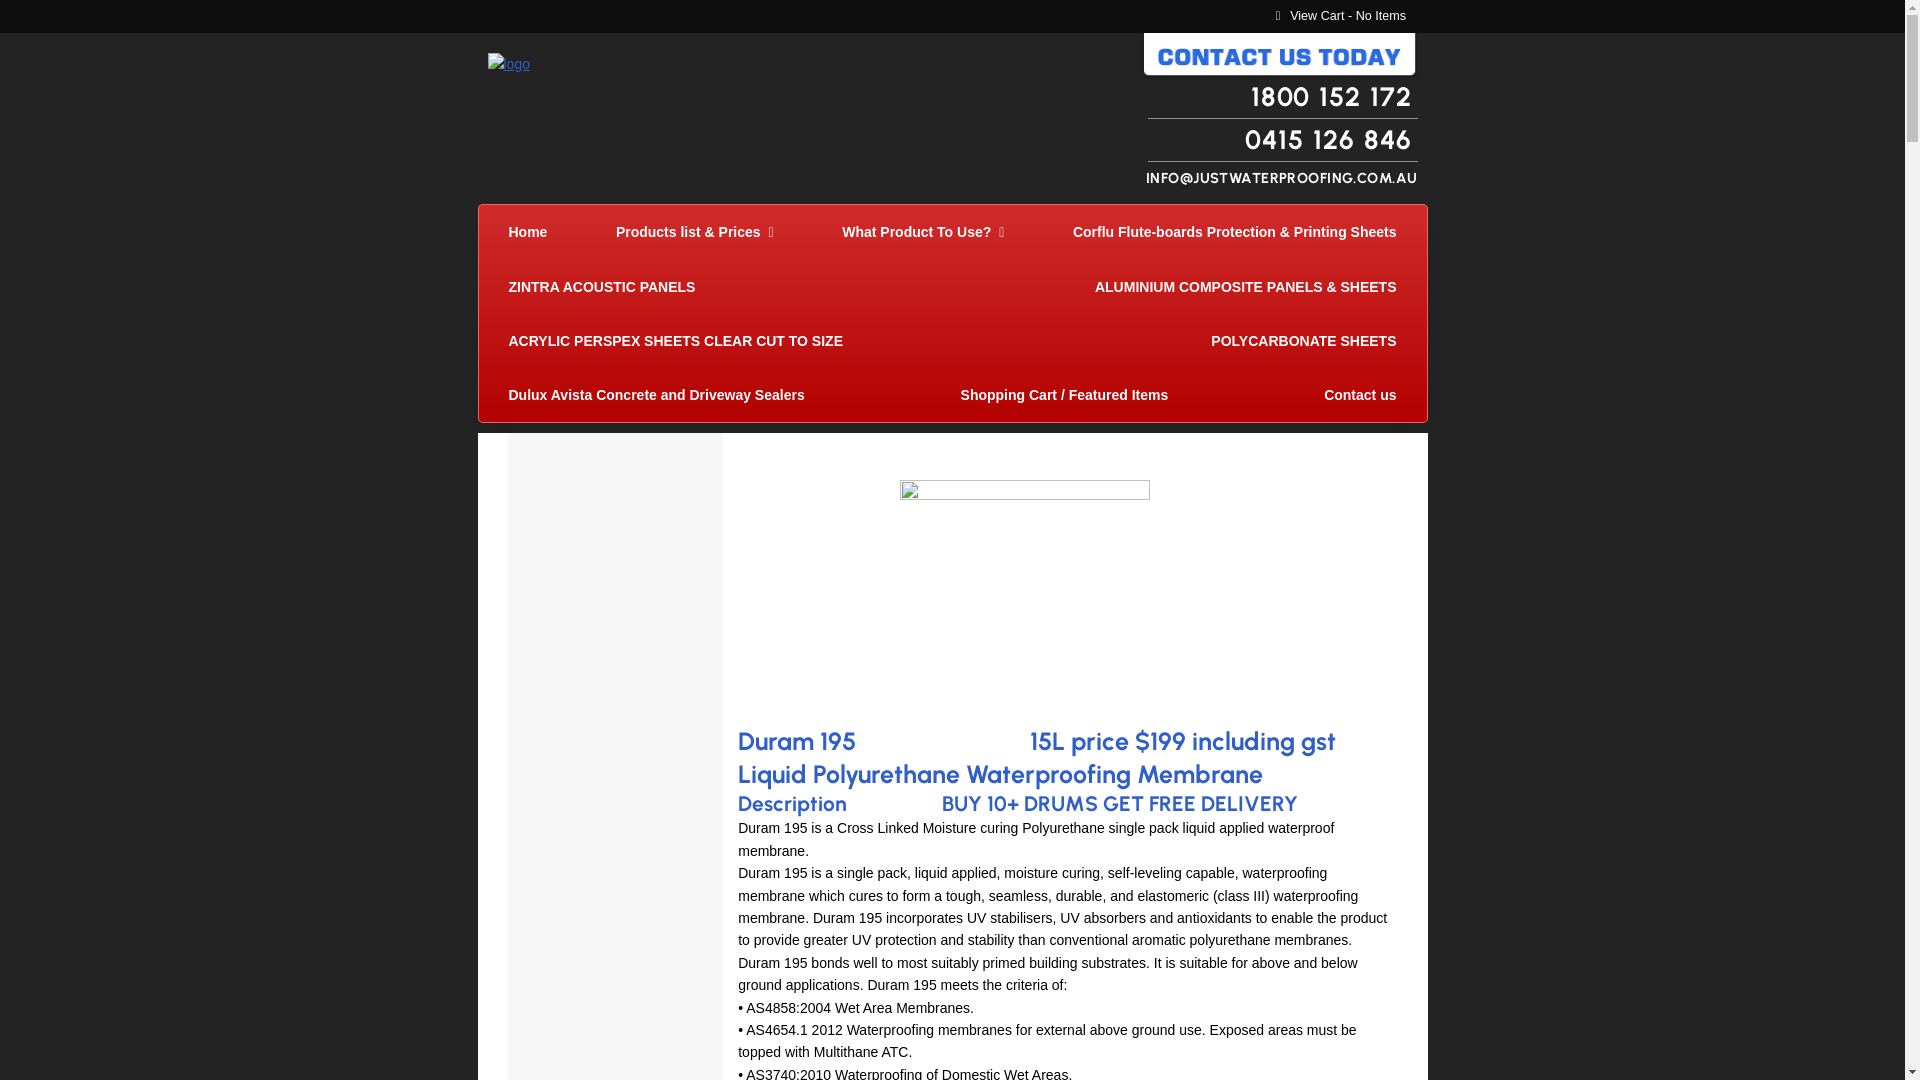  Describe the element at coordinates (1303, 339) in the screenshot. I see `'POLYCARBONATE SHEETS'` at that location.